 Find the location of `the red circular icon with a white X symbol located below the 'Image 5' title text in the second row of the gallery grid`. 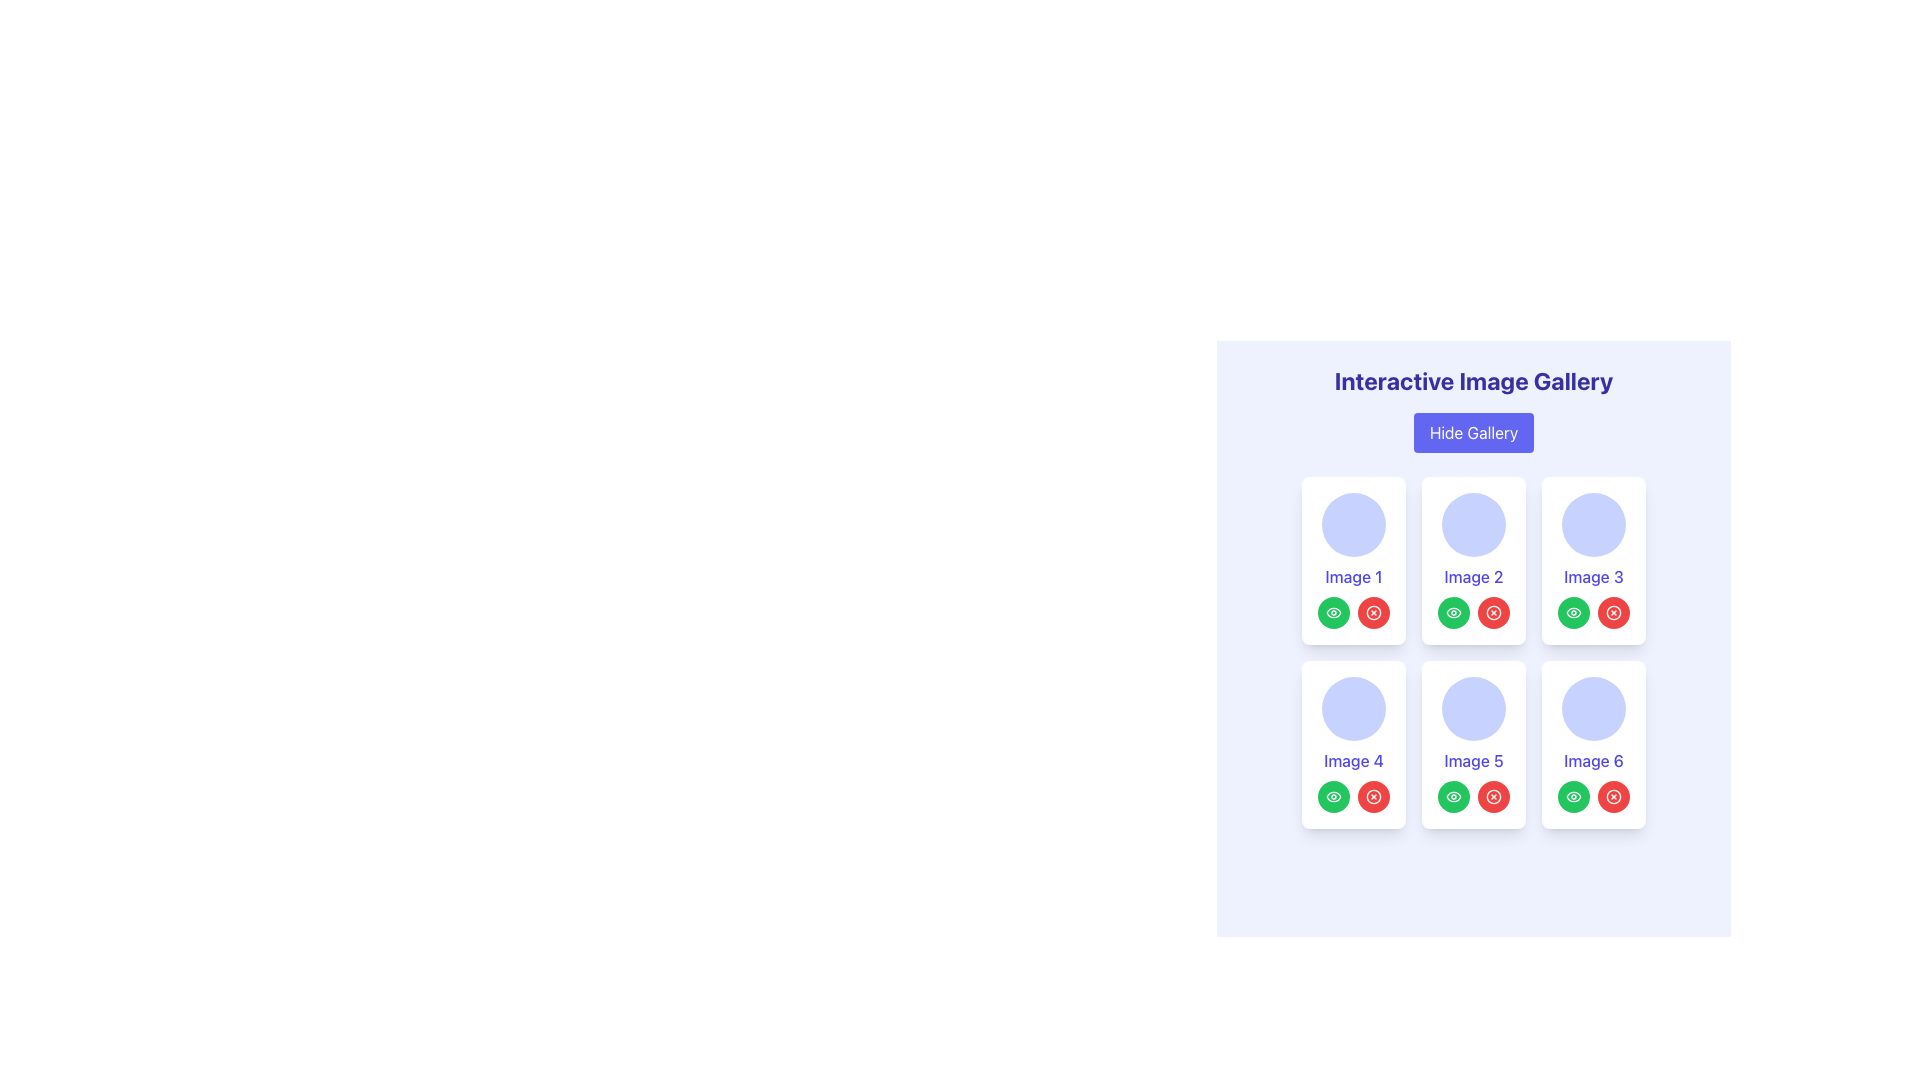

the red circular icon with a white X symbol located below the 'Image 5' title text in the second row of the gallery grid is located at coordinates (1473, 796).